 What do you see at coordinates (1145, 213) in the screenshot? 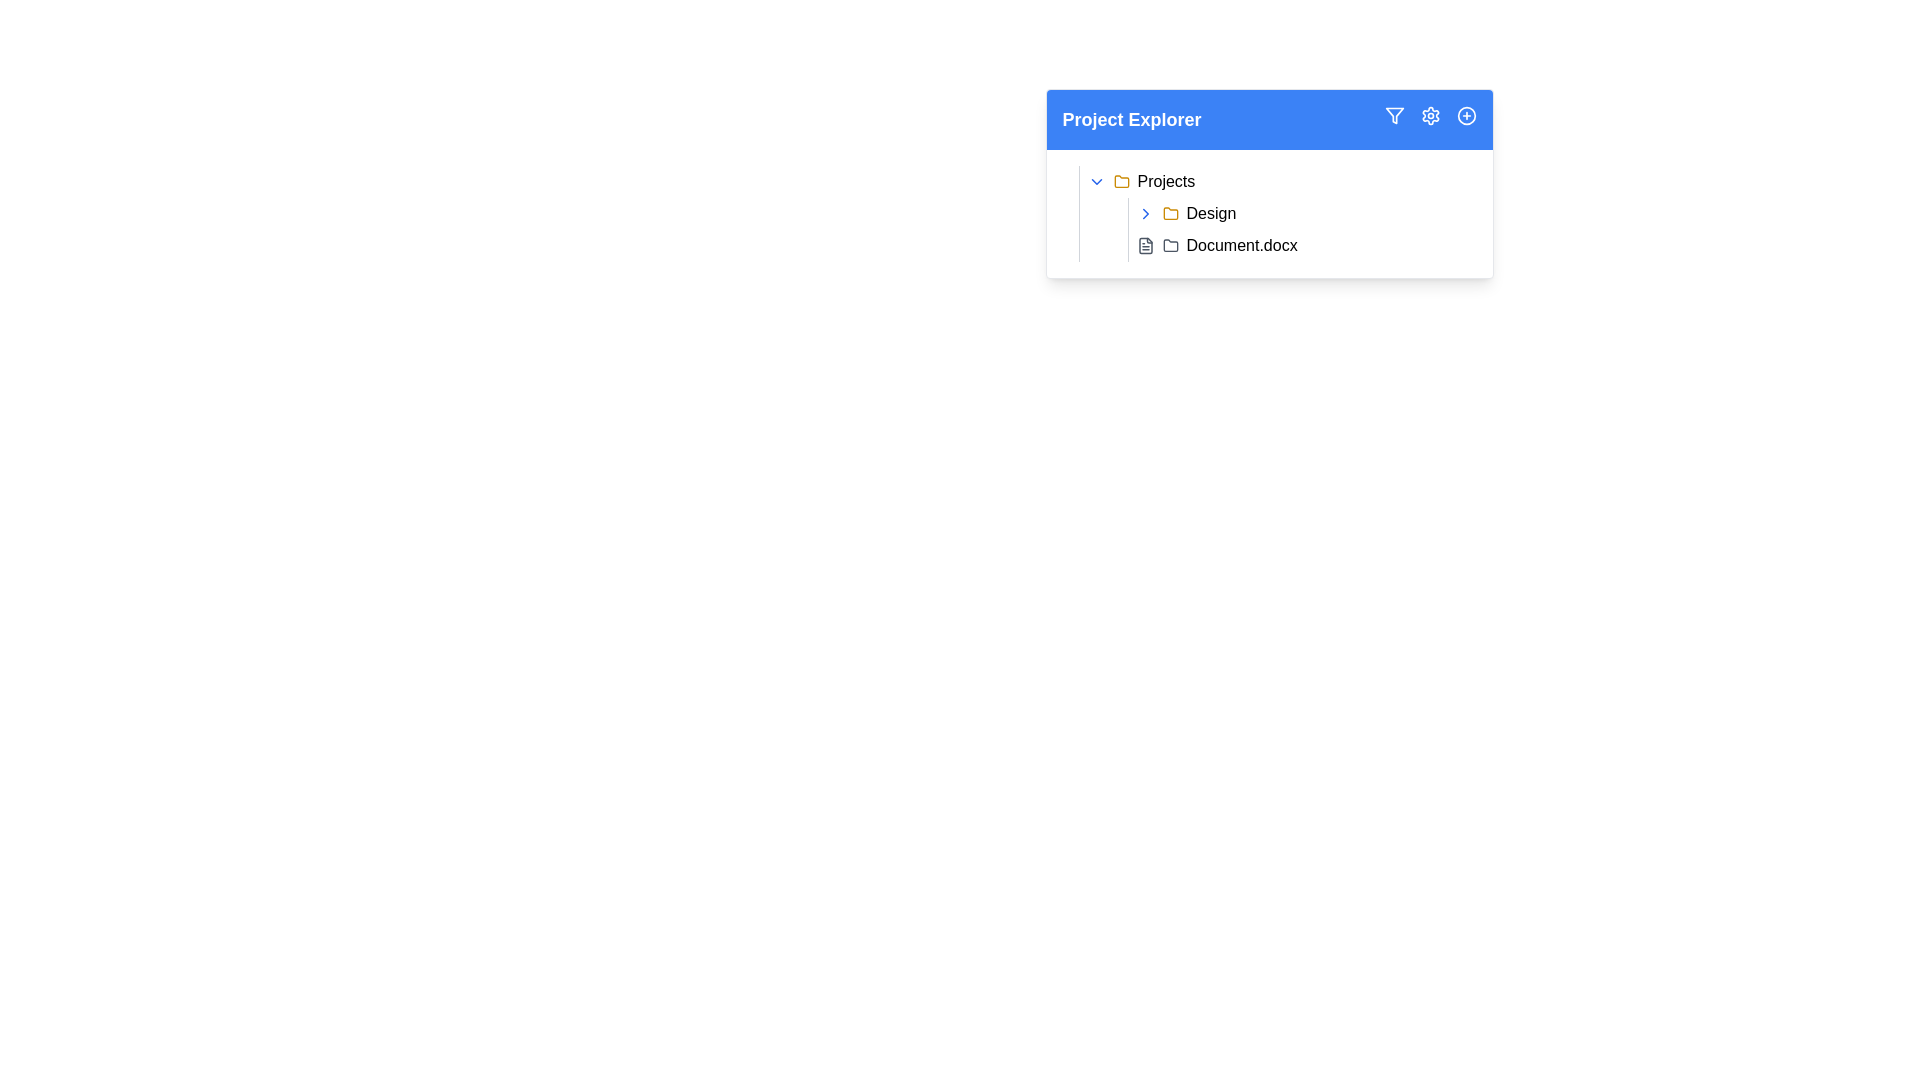
I see `the Chevron Icon located to the left of the 'Design' label in the 'Projects' section of the 'Project Explorer' UI` at bounding box center [1145, 213].